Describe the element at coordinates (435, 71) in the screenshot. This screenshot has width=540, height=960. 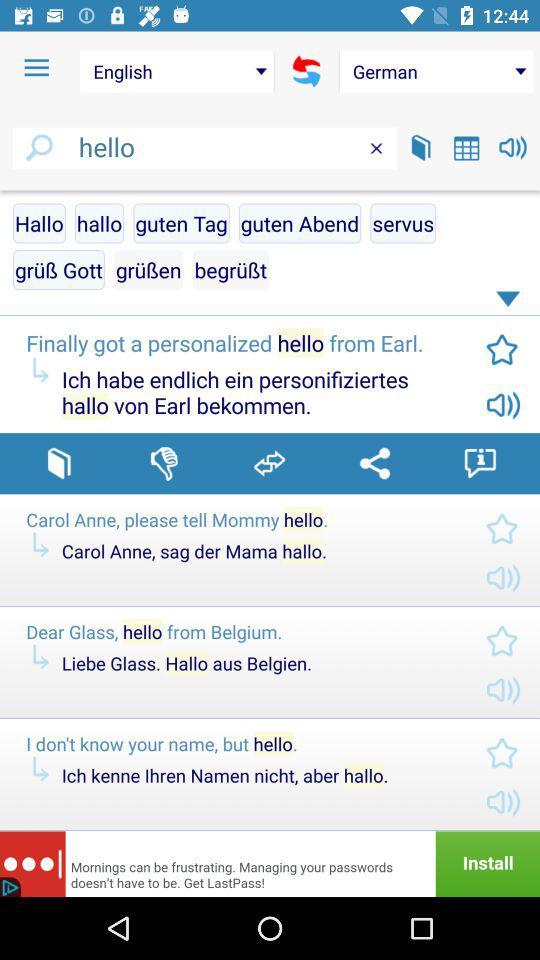
I see `the item above hello` at that location.